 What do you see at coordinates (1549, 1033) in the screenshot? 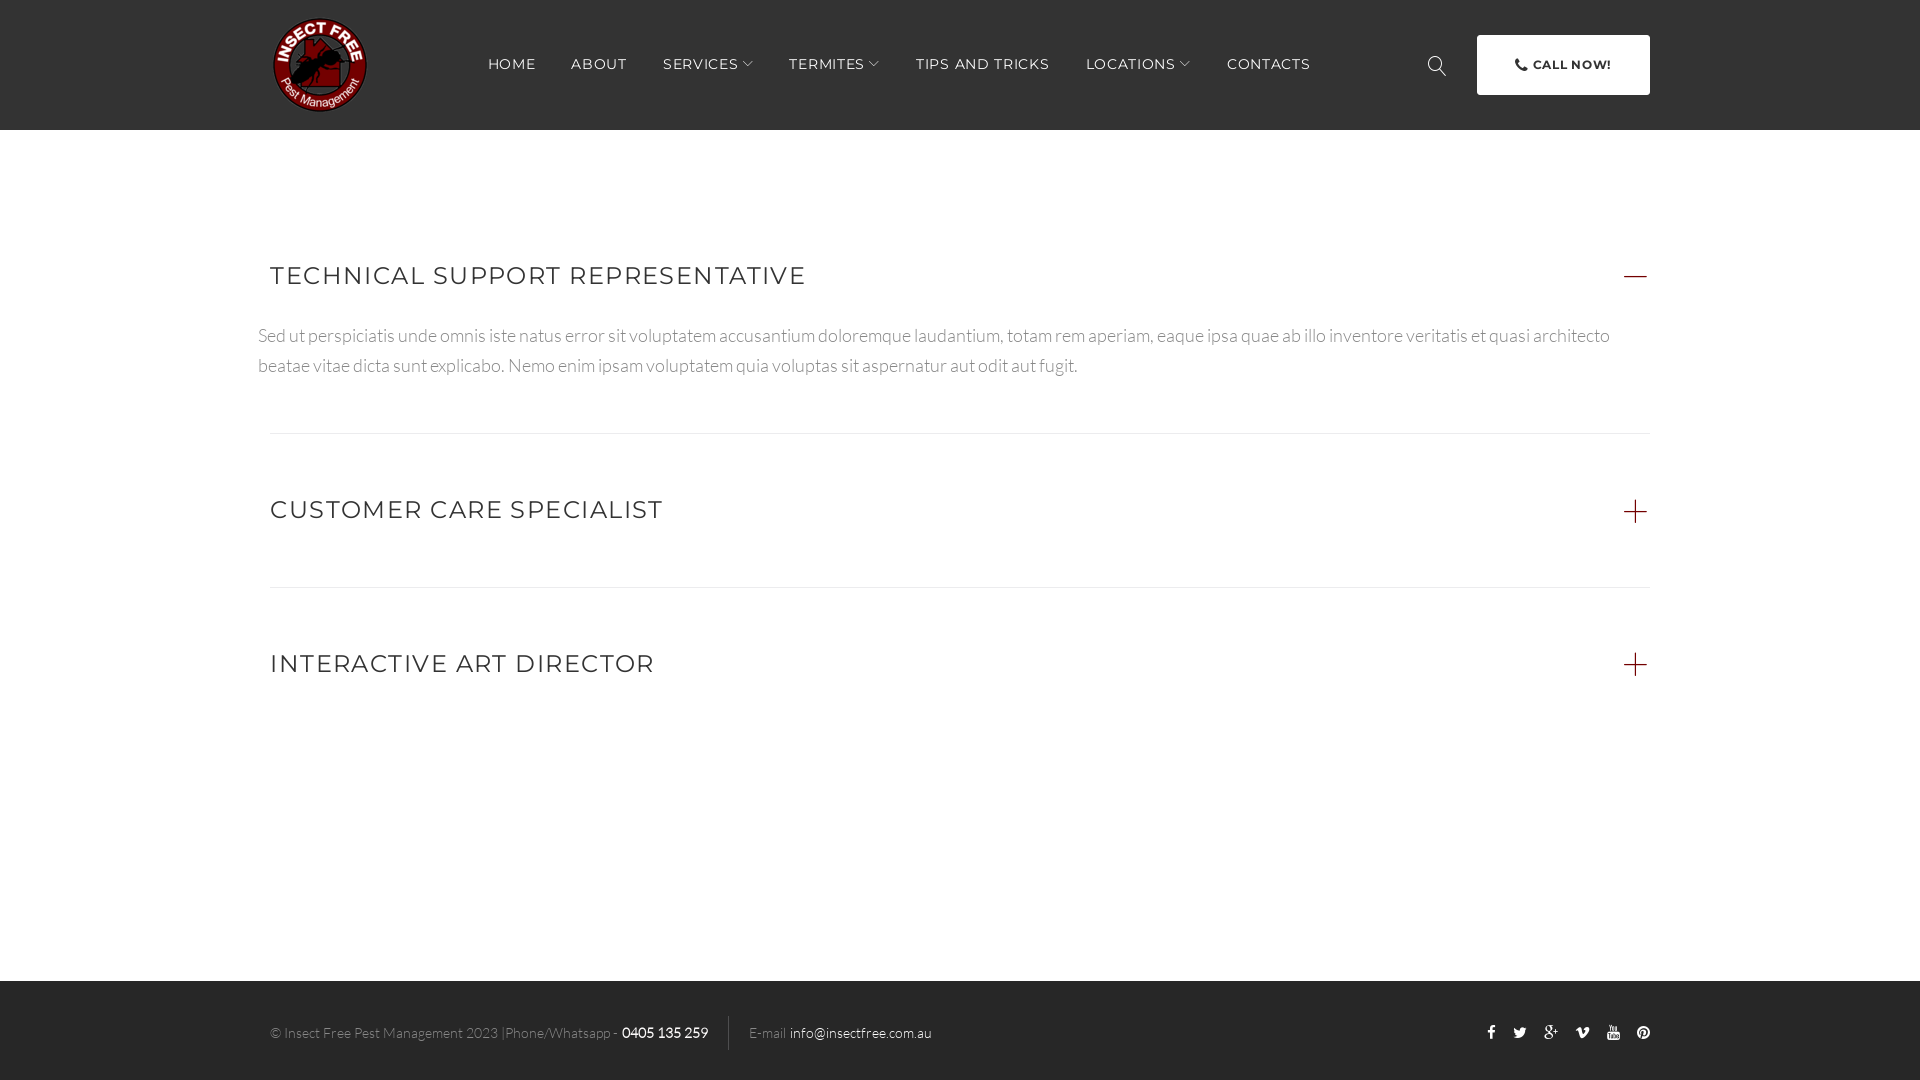
I see `'Google+'` at bounding box center [1549, 1033].